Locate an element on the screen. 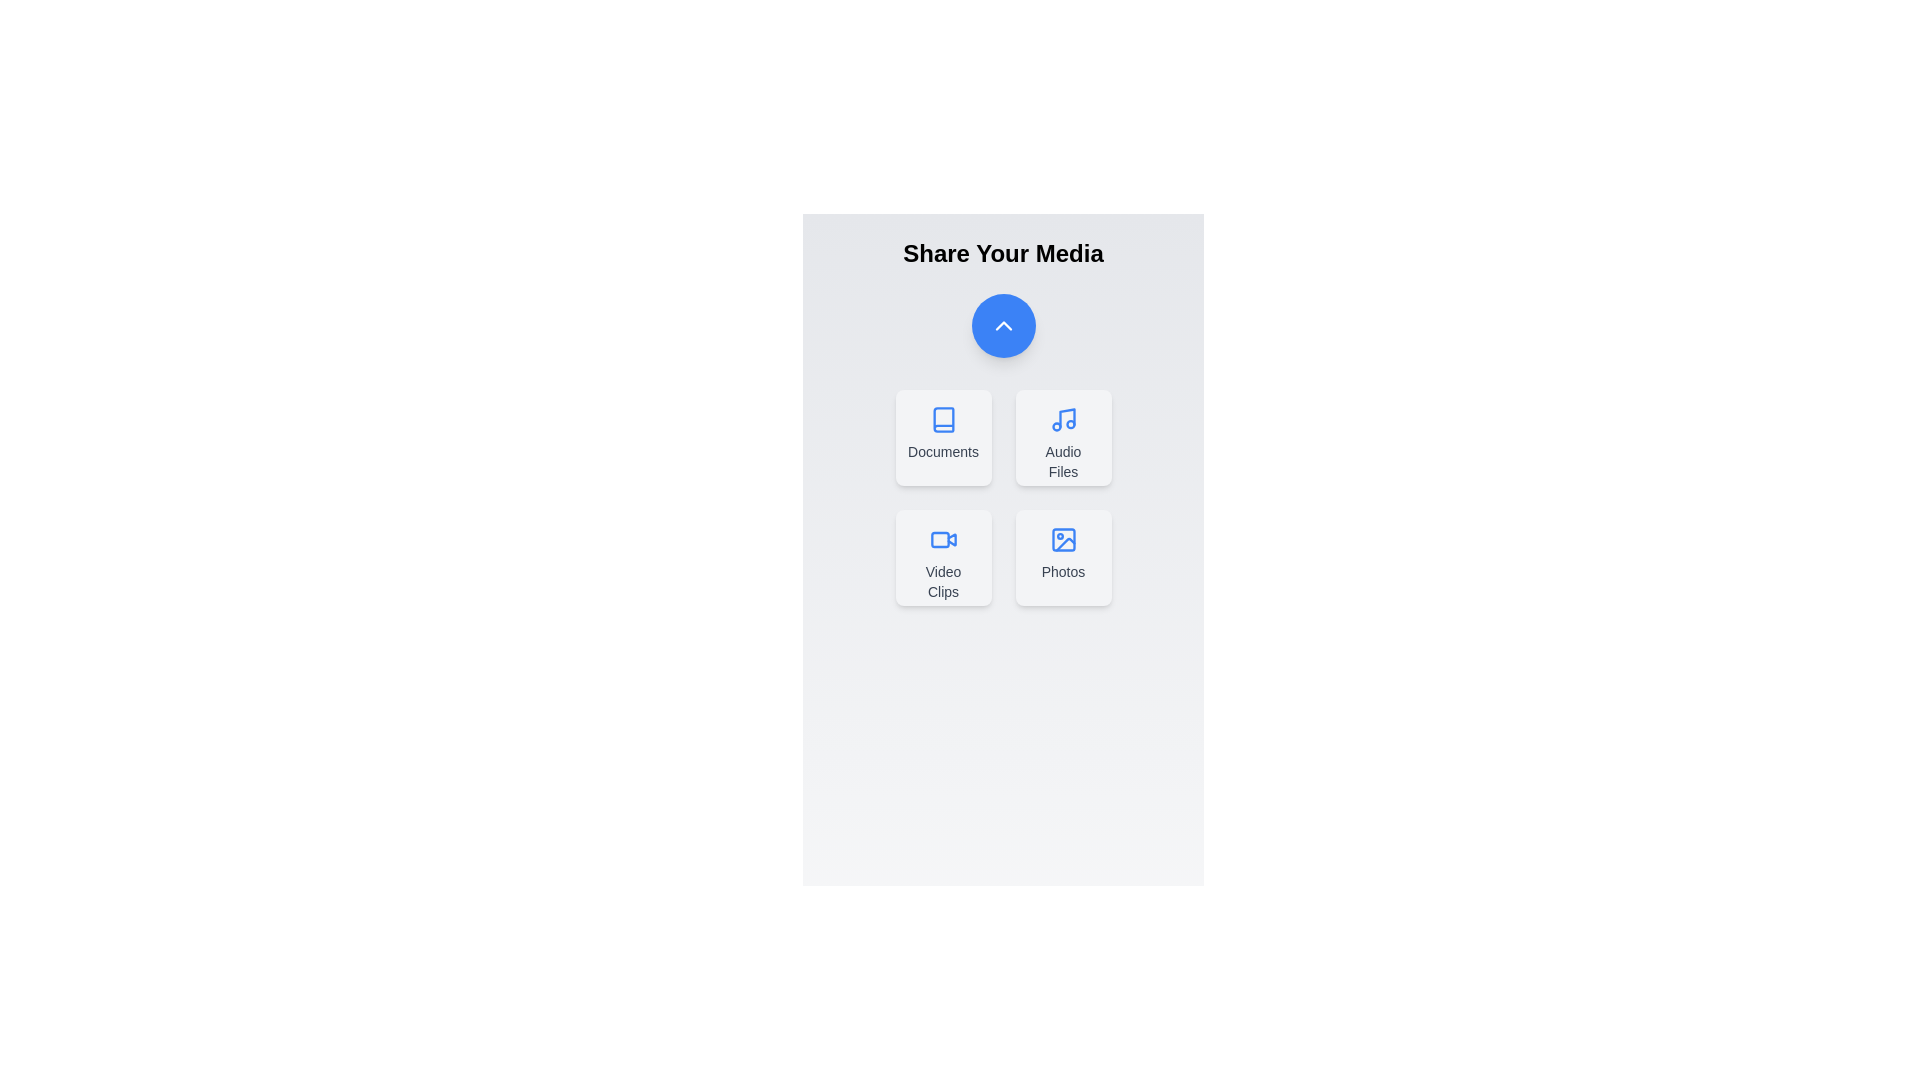 The image size is (1920, 1080). the button corresponding to the media type Audio Files is located at coordinates (1062, 437).